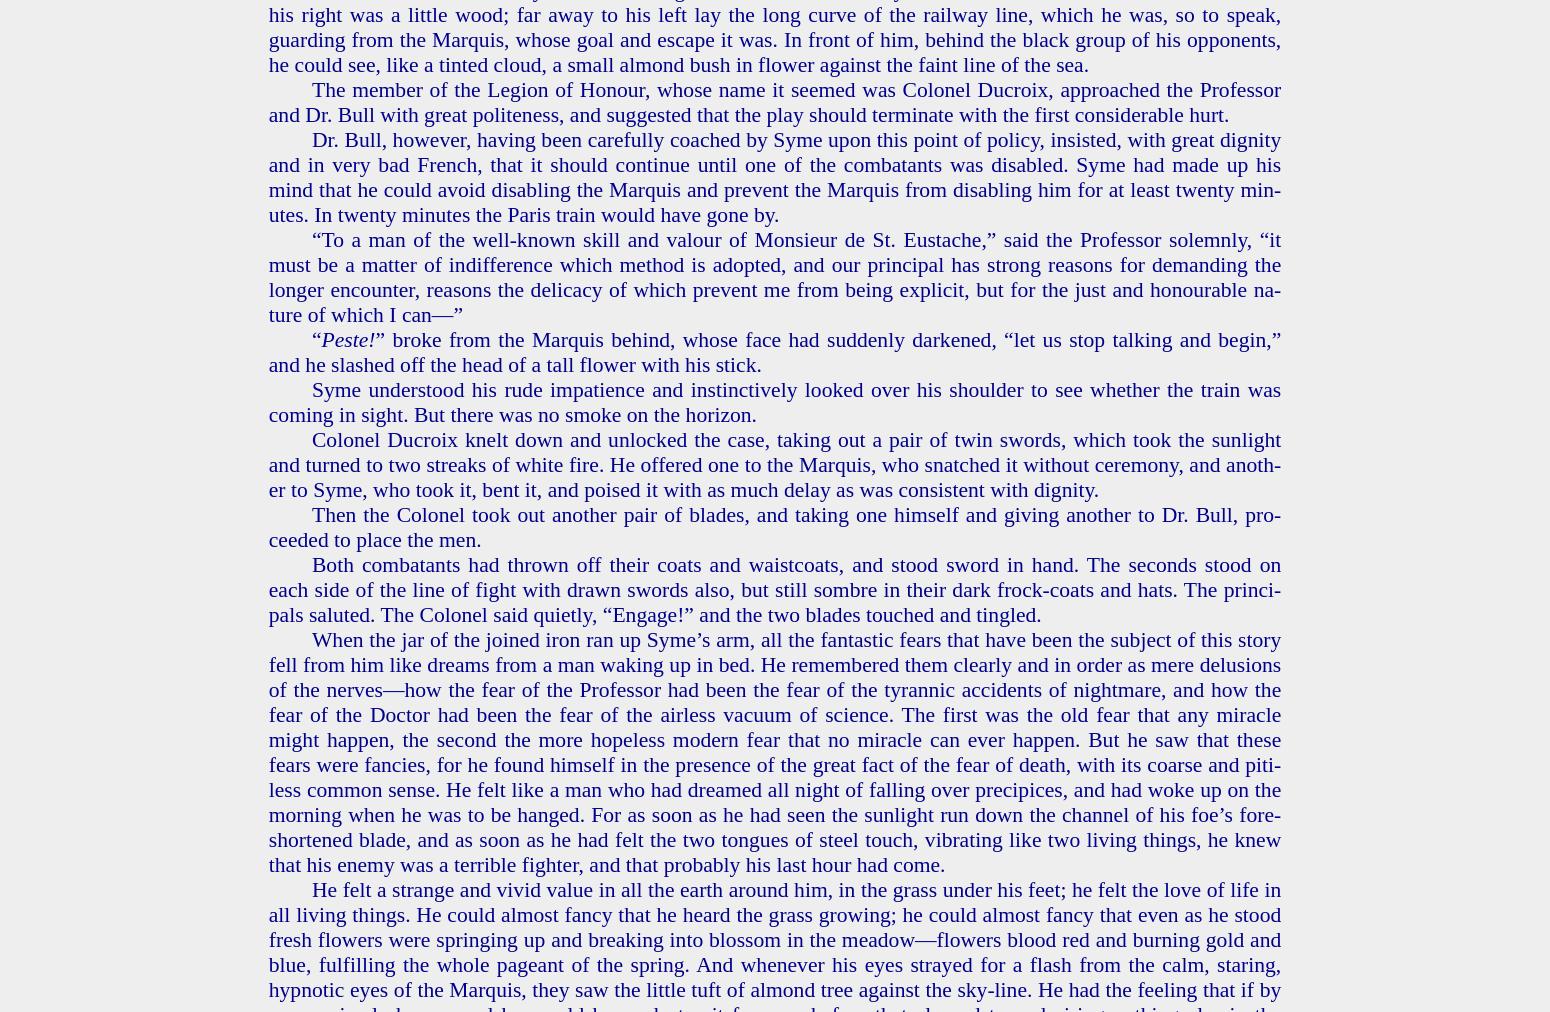  What do you see at coordinates (267, 464) in the screenshot?
I see `'Colonel Ducroix knelt down and un­locked the case, tak­ing out a pair of twin swords, which took the sun­light and turned to two streaks of white fire. He of­fered one to the Mar­quis, who snatched it with­out cer­e­mo­ny, and an­oth­er to Syme, who took it, bent it, and poised it with as much delay as was con­sis­tent with dig­ni­ty.'` at bounding box center [267, 464].